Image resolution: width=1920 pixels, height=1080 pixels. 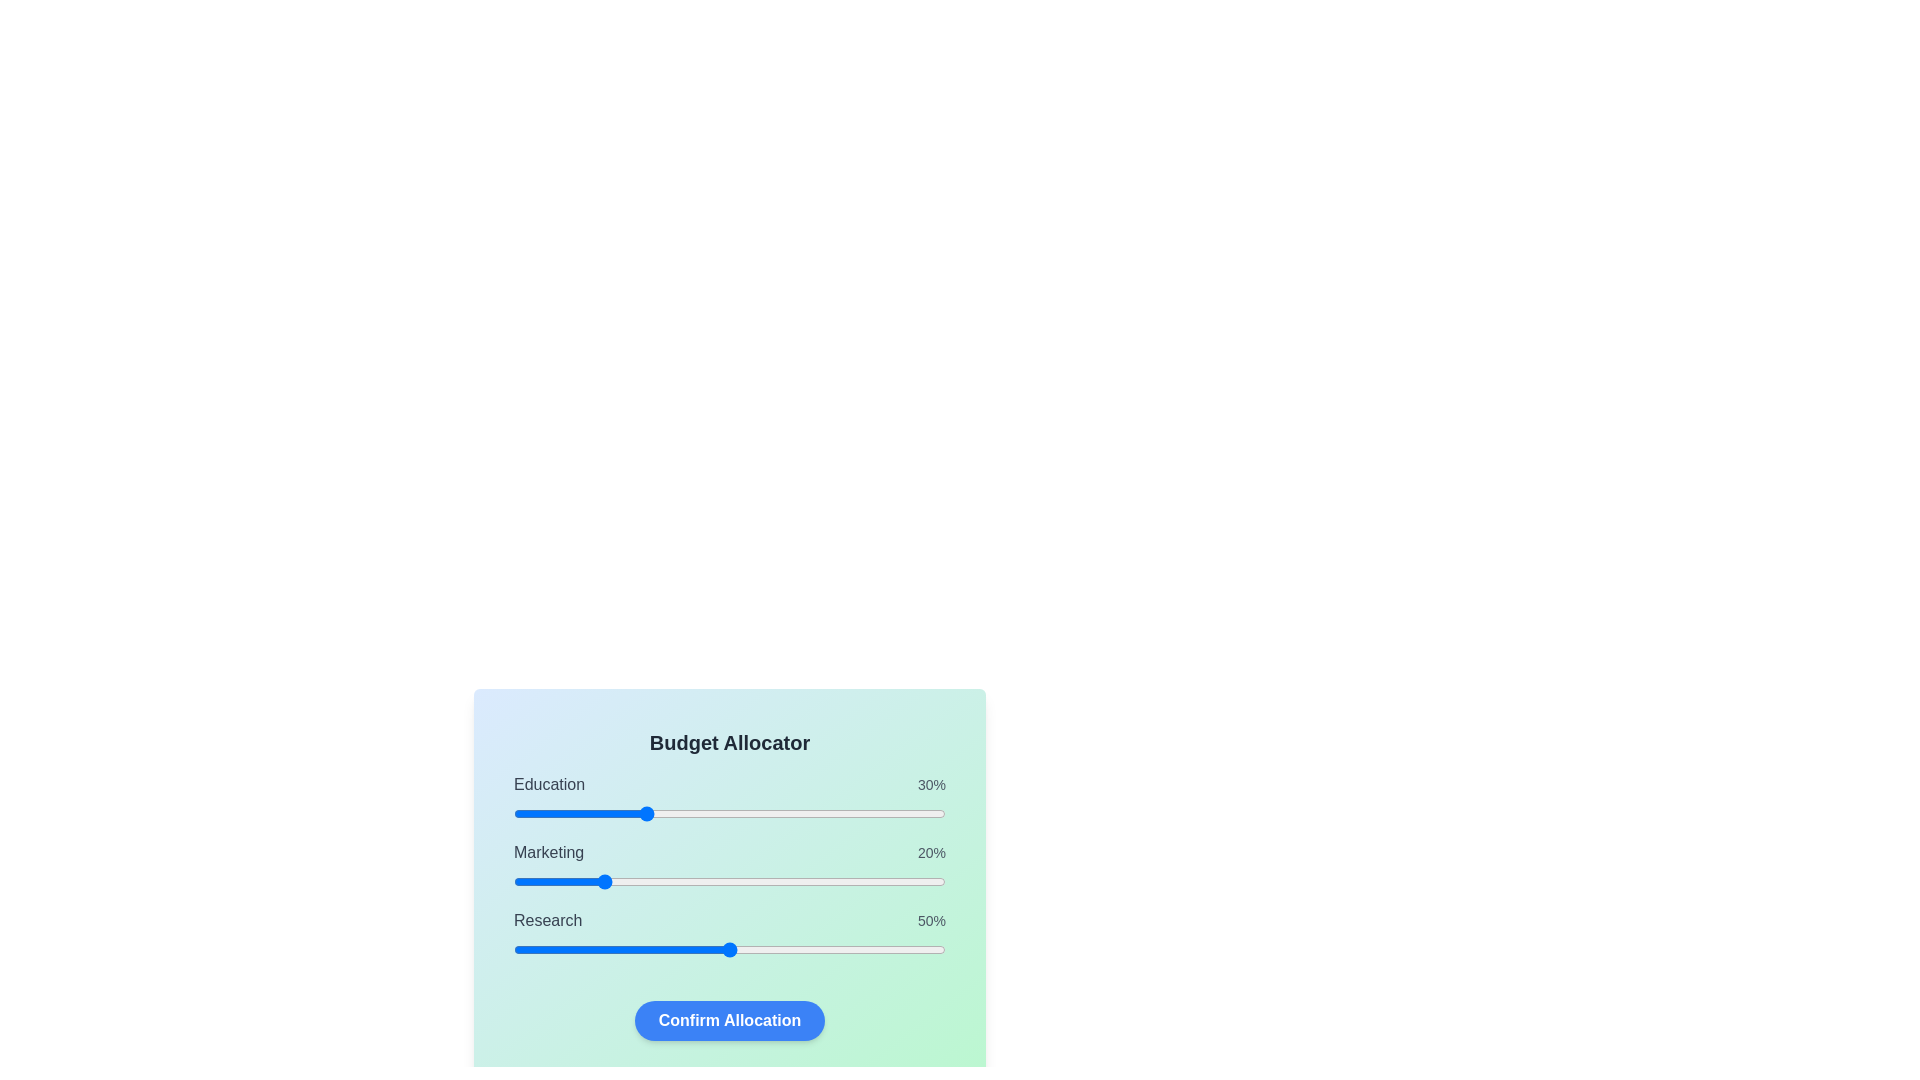 What do you see at coordinates (539, 813) in the screenshot?
I see `the Education slider to 6%` at bounding box center [539, 813].